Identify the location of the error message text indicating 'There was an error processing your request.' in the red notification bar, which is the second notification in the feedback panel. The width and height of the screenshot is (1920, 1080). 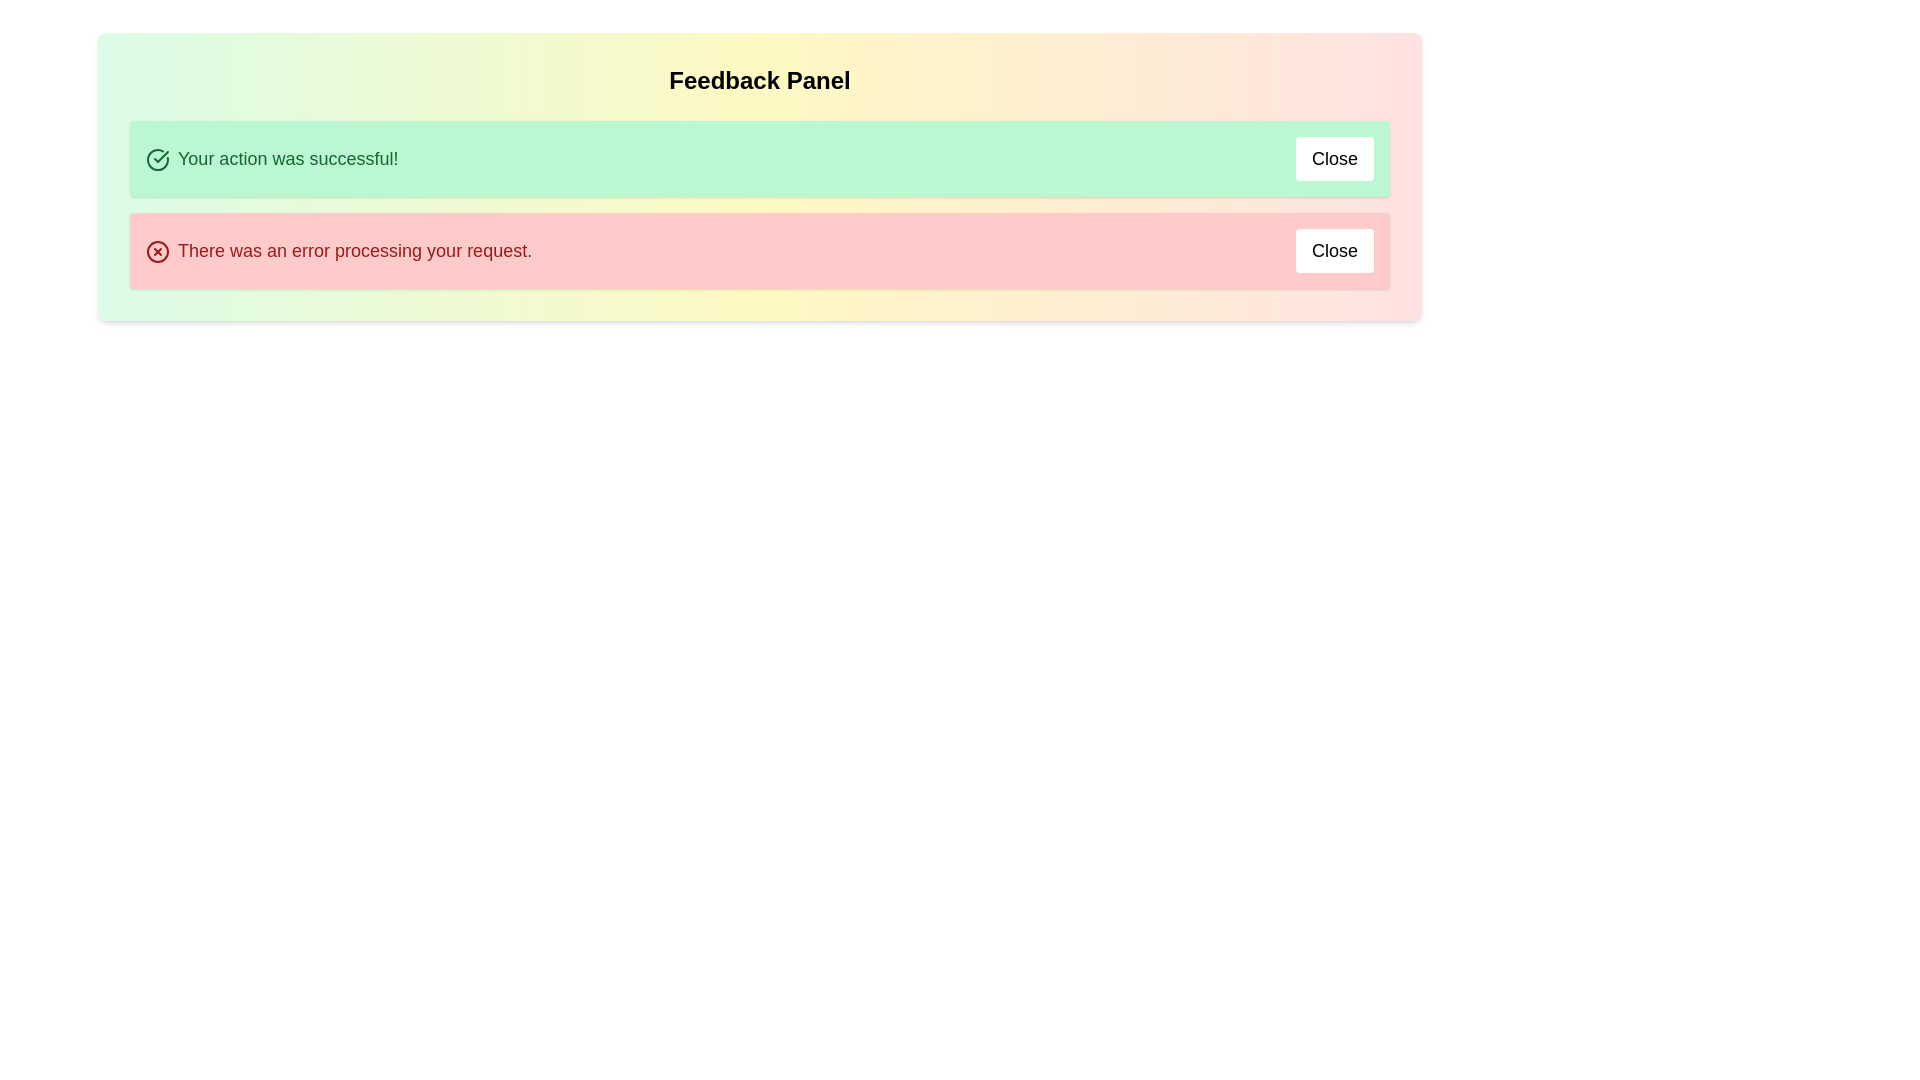
(339, 249).